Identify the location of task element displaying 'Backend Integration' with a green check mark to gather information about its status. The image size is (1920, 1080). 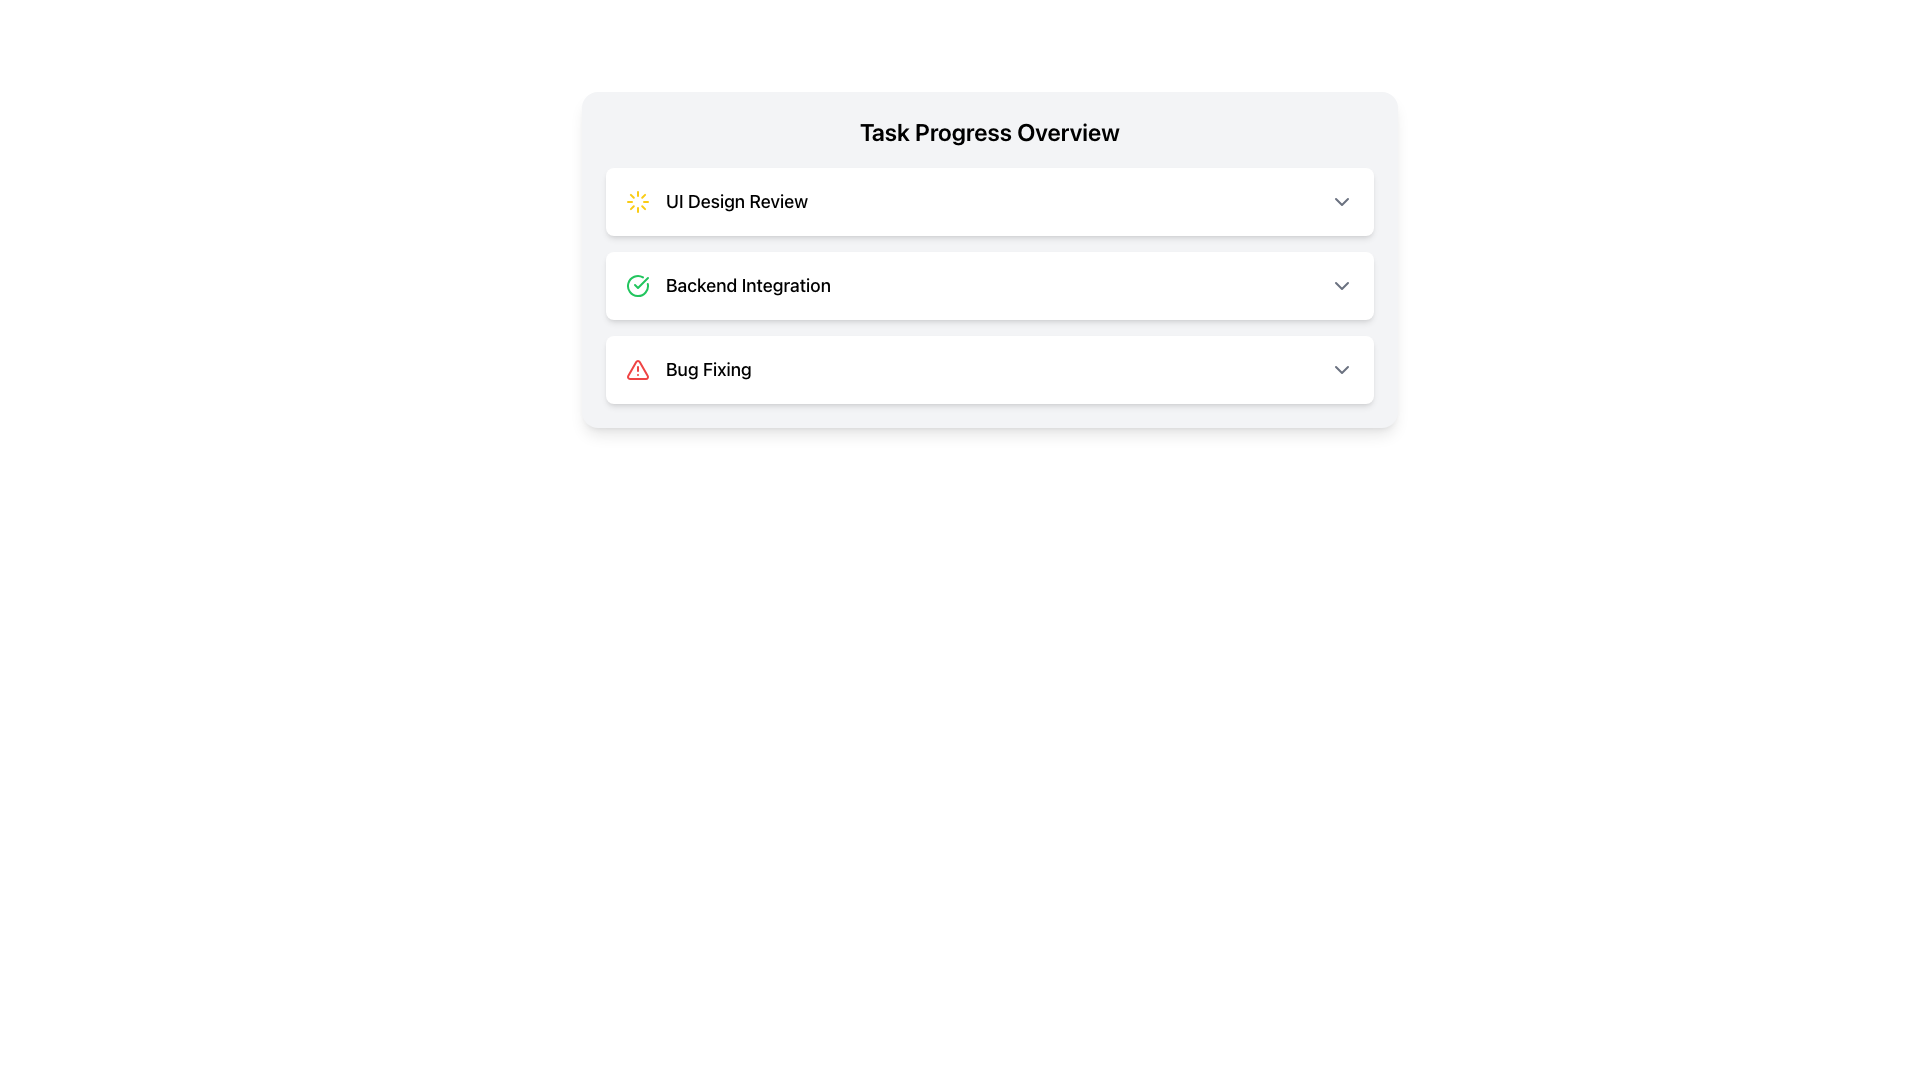
(727, 285).